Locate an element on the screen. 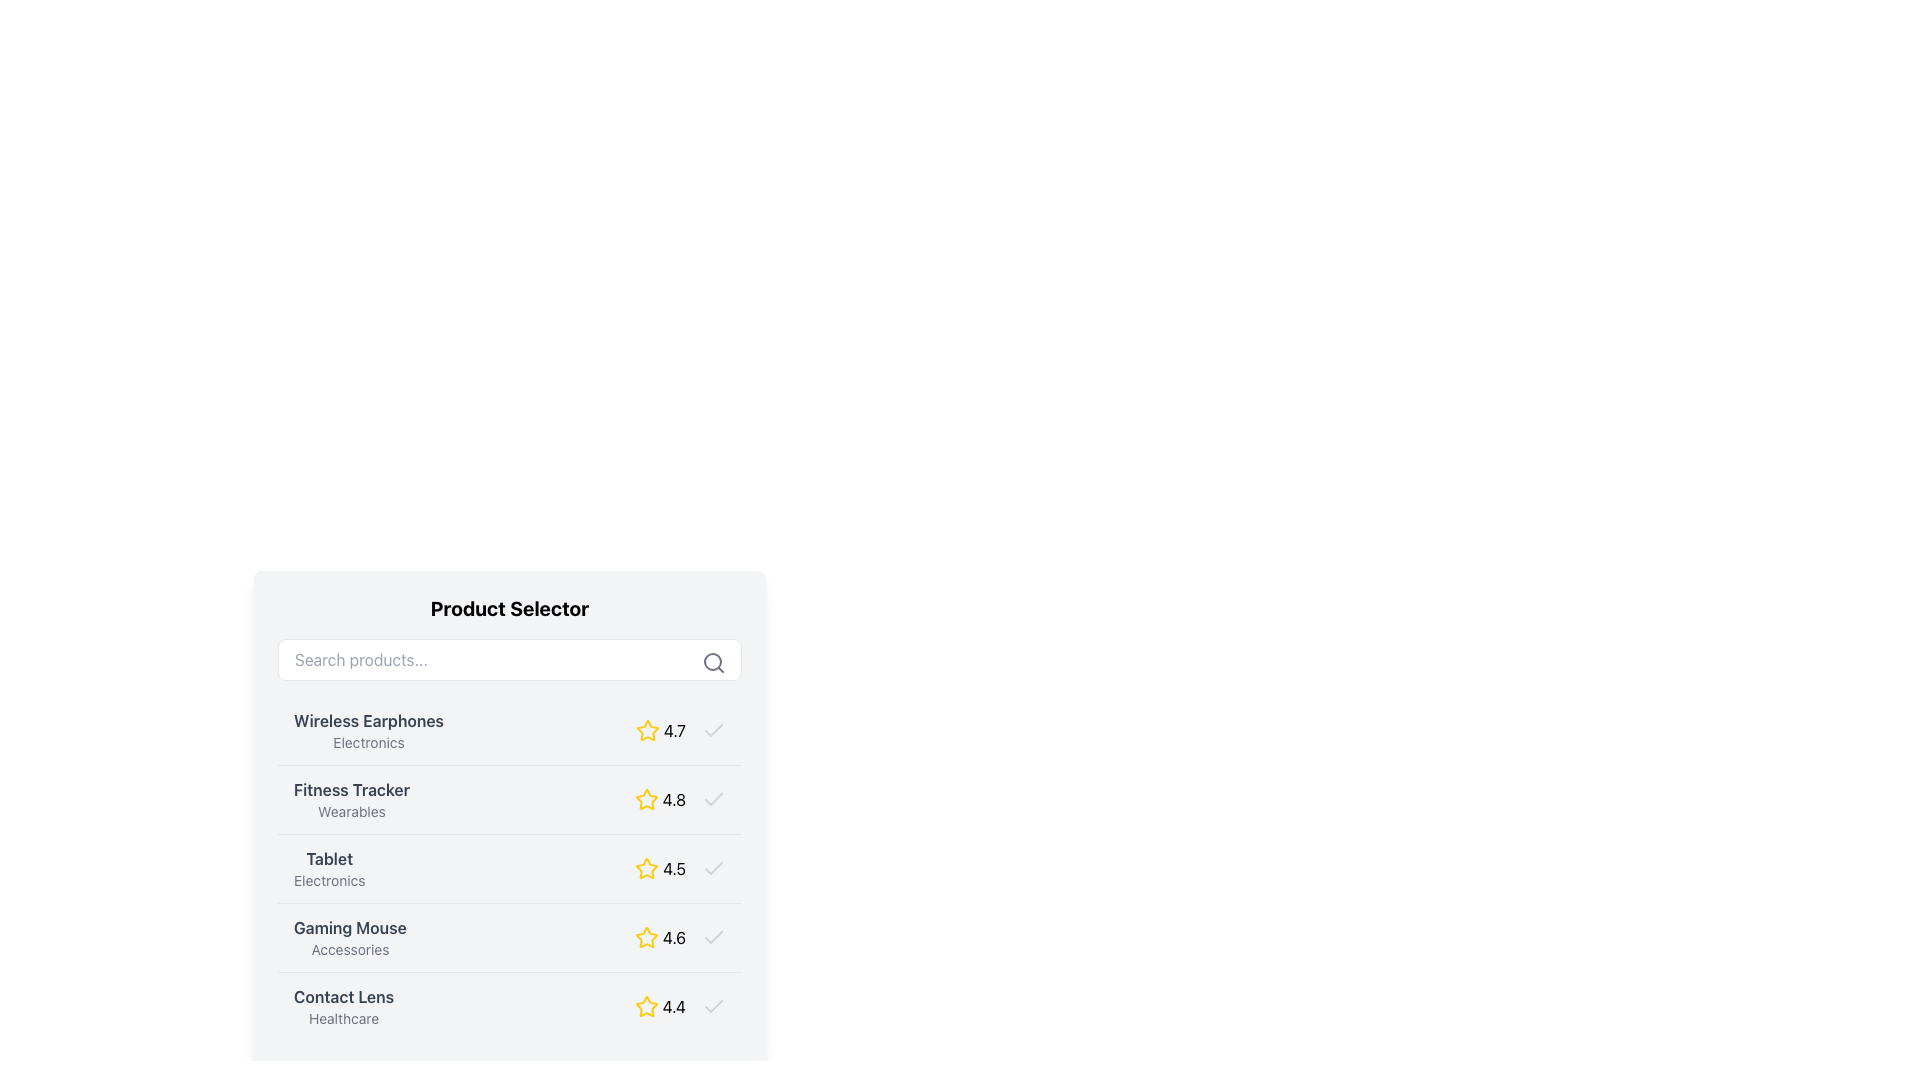  the first product entry titled 'Wireless Earphones' in the 'Product Selector' list is located at coordinates (509, 731).